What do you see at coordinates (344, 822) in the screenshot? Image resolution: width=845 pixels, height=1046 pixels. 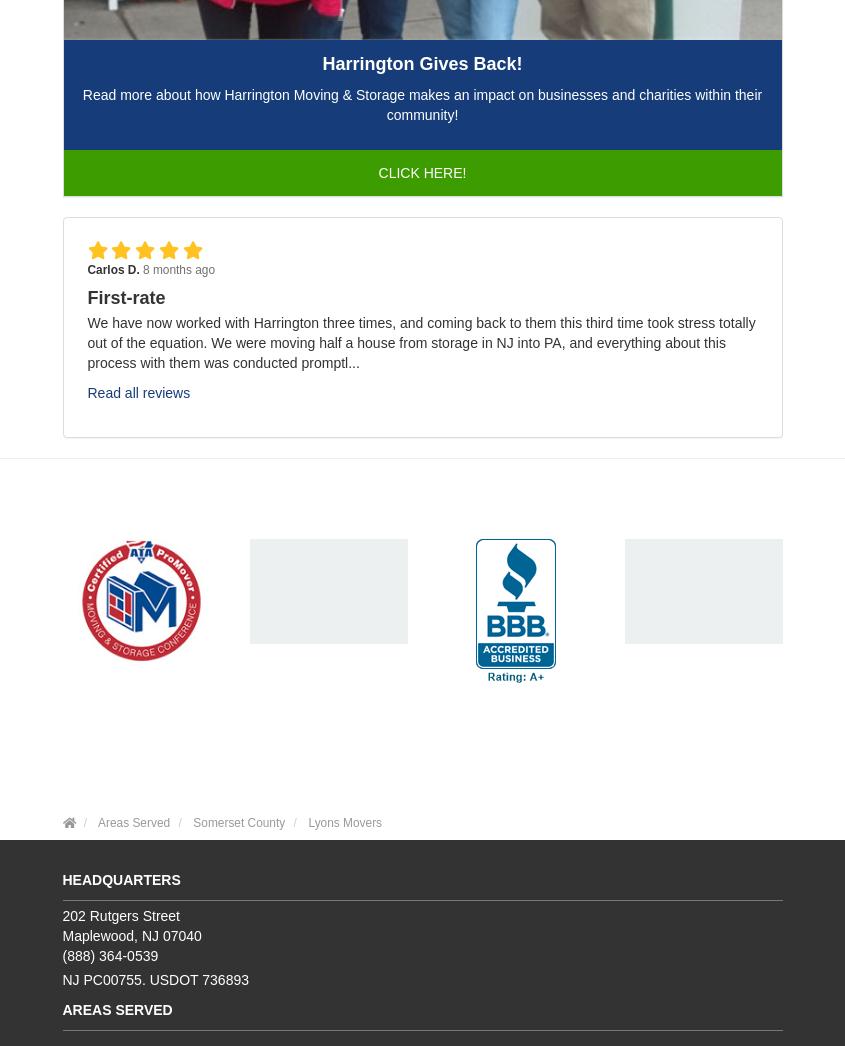 I see `'Lyons Movers'` at bounding box center [344, 822].